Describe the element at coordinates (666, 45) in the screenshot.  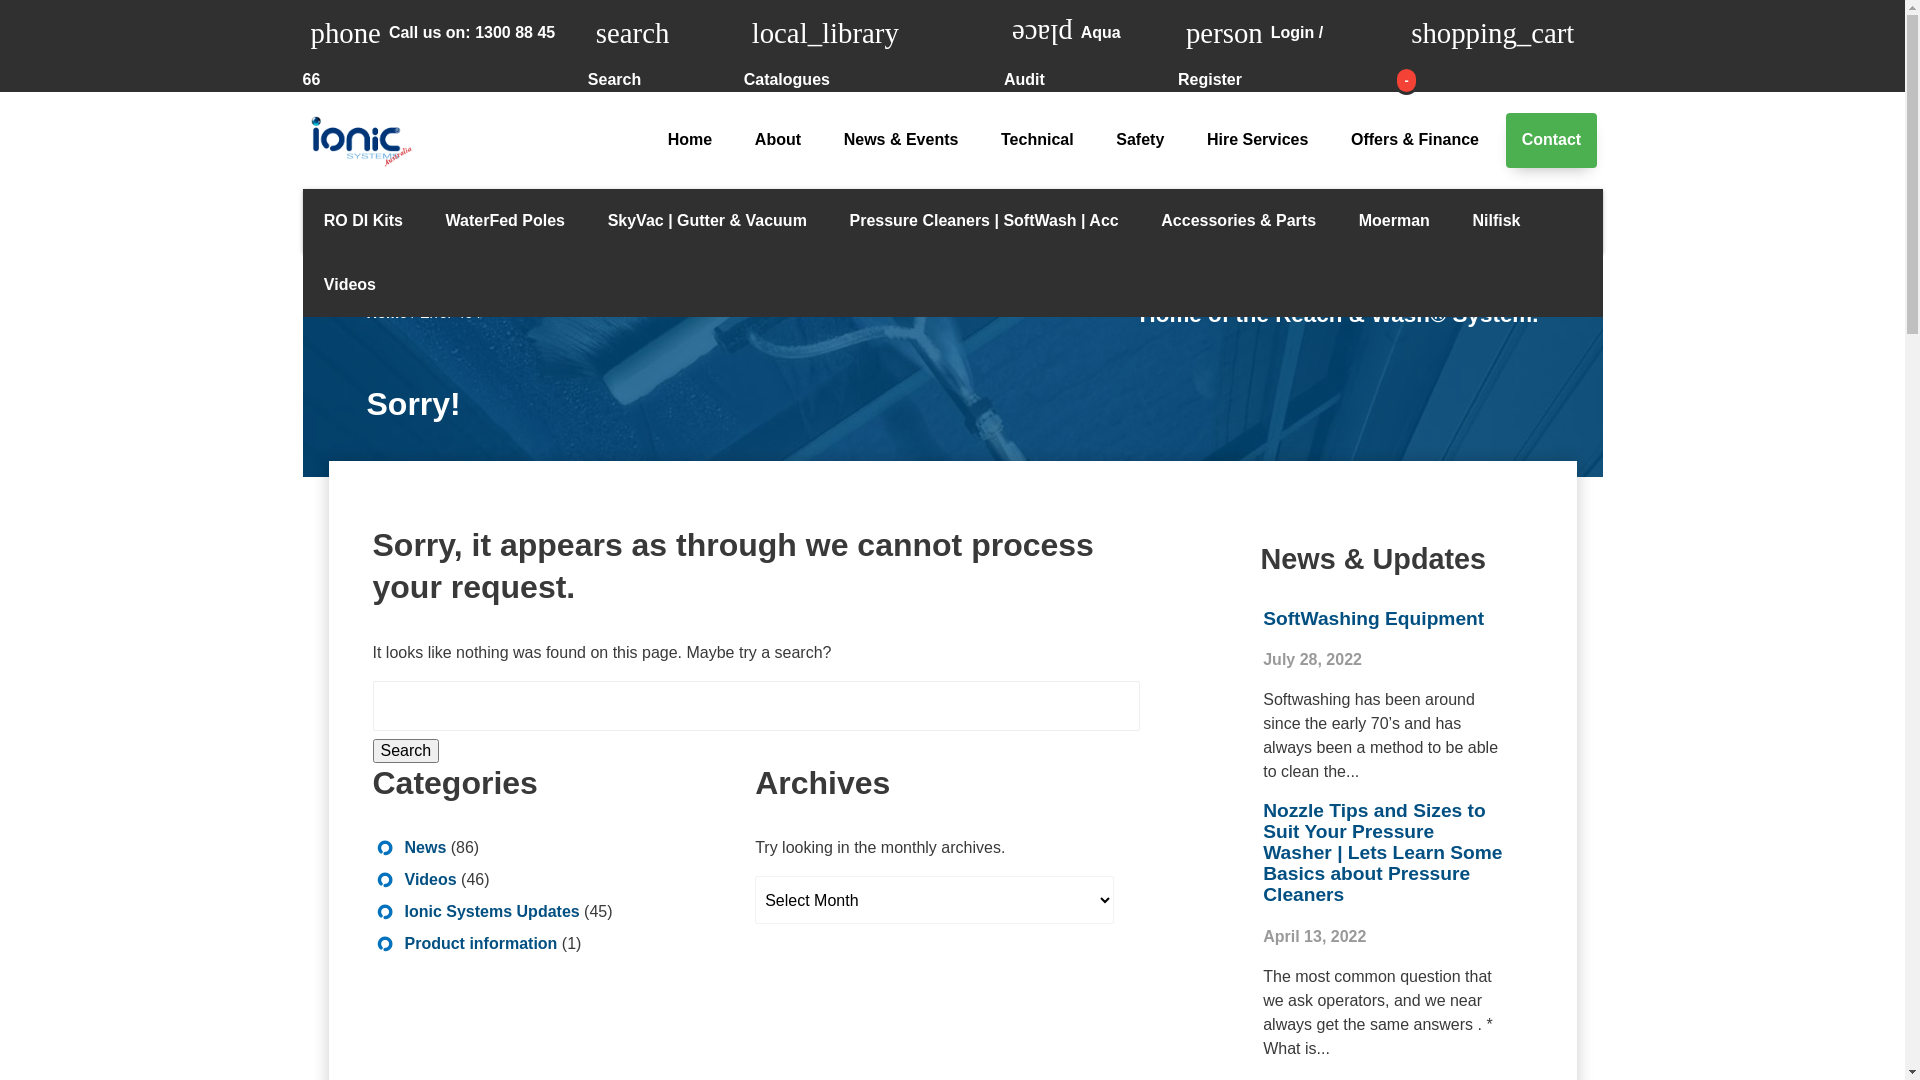
I see `'searchSearch'` at that location.